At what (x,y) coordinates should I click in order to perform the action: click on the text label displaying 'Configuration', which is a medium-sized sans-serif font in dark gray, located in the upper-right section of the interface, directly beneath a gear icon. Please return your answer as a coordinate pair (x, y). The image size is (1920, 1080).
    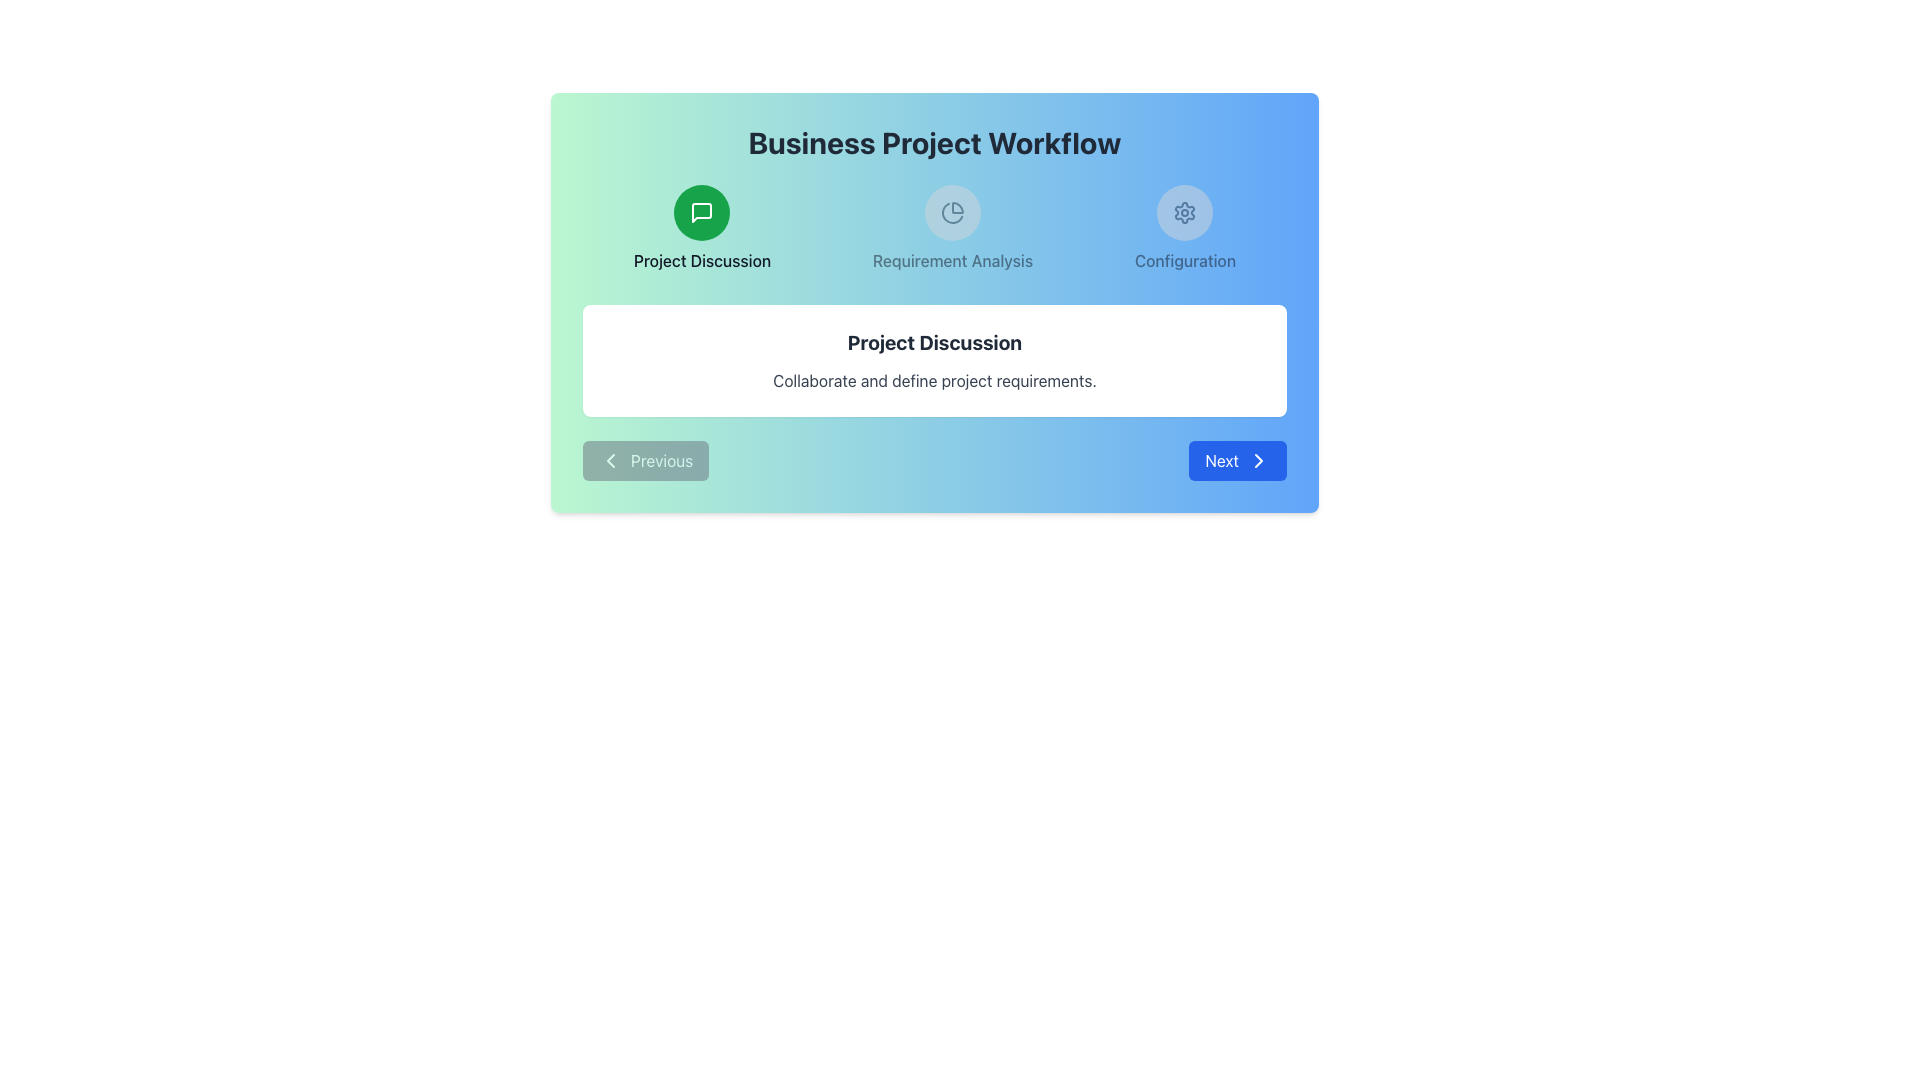
    Looking at the image, I should click on (1185, 260).